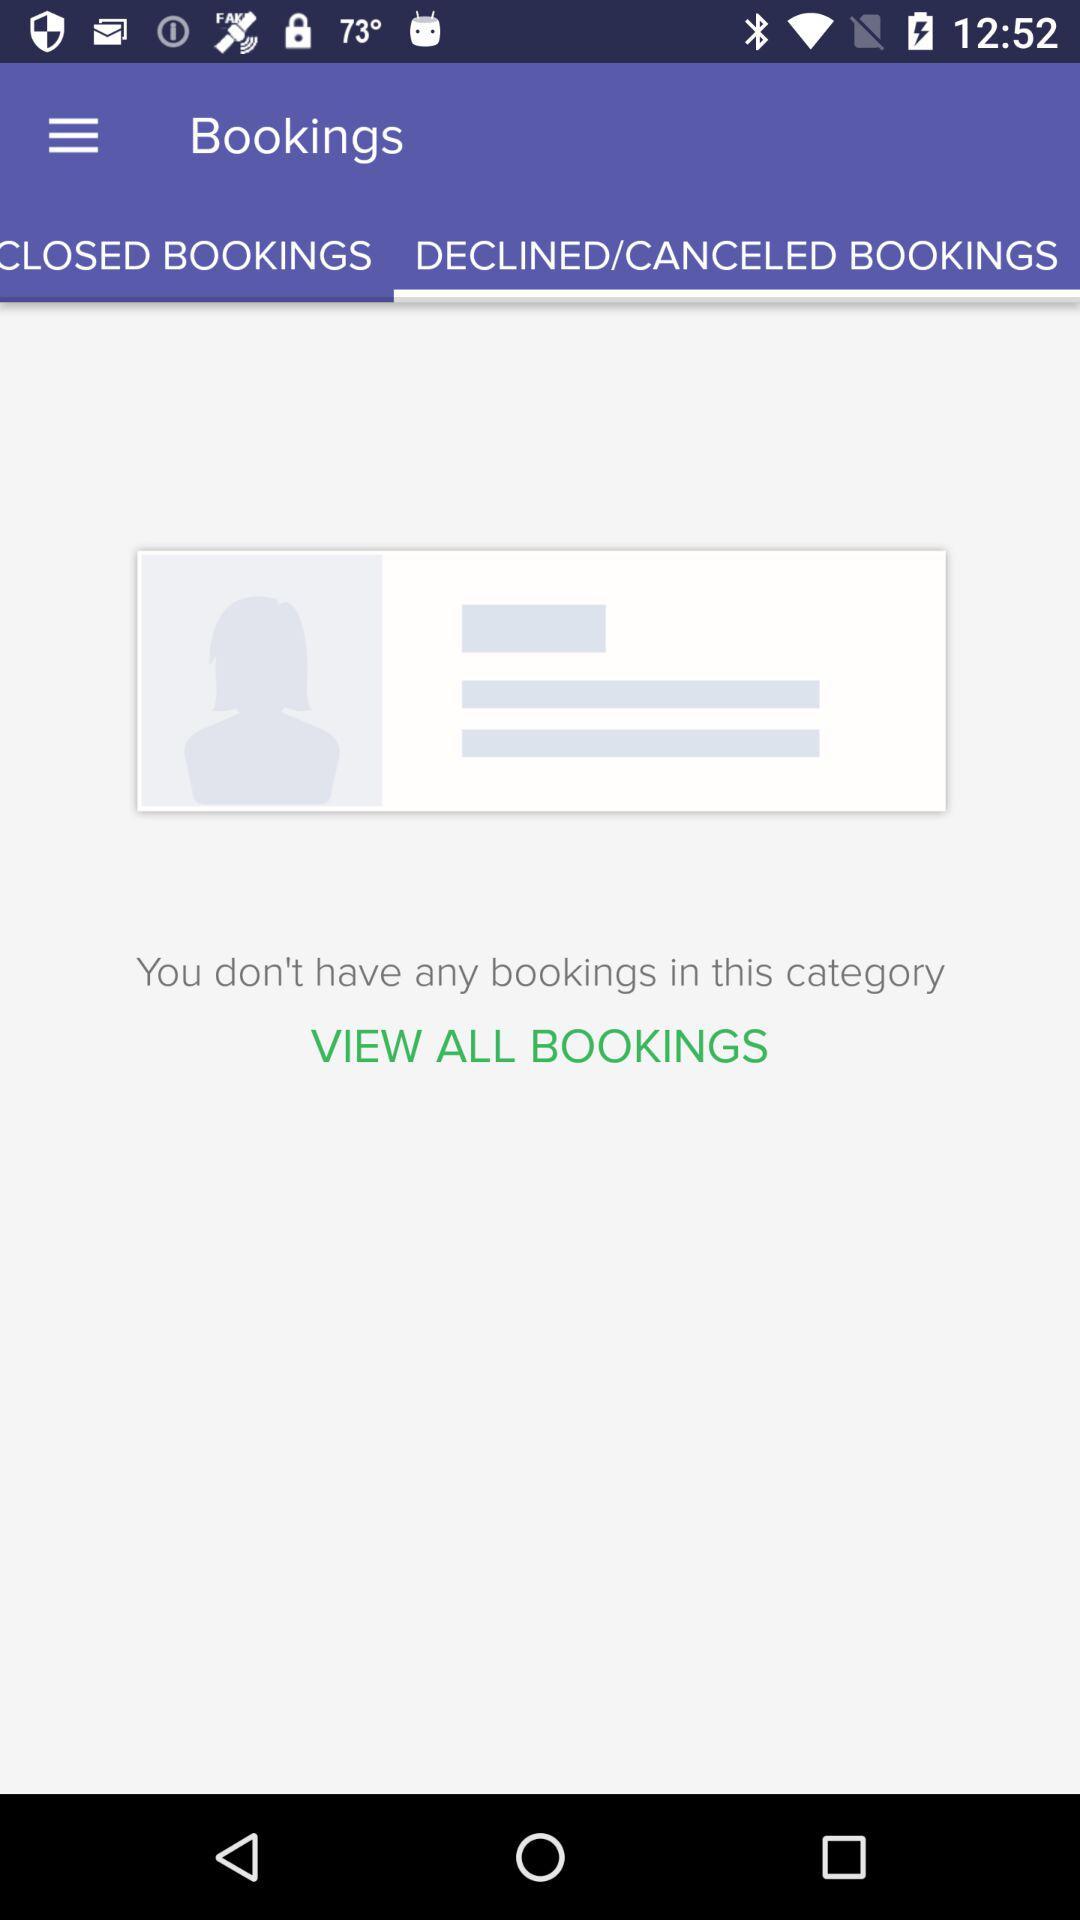  I want to click on view all bookings icon, so click(540, 1045).